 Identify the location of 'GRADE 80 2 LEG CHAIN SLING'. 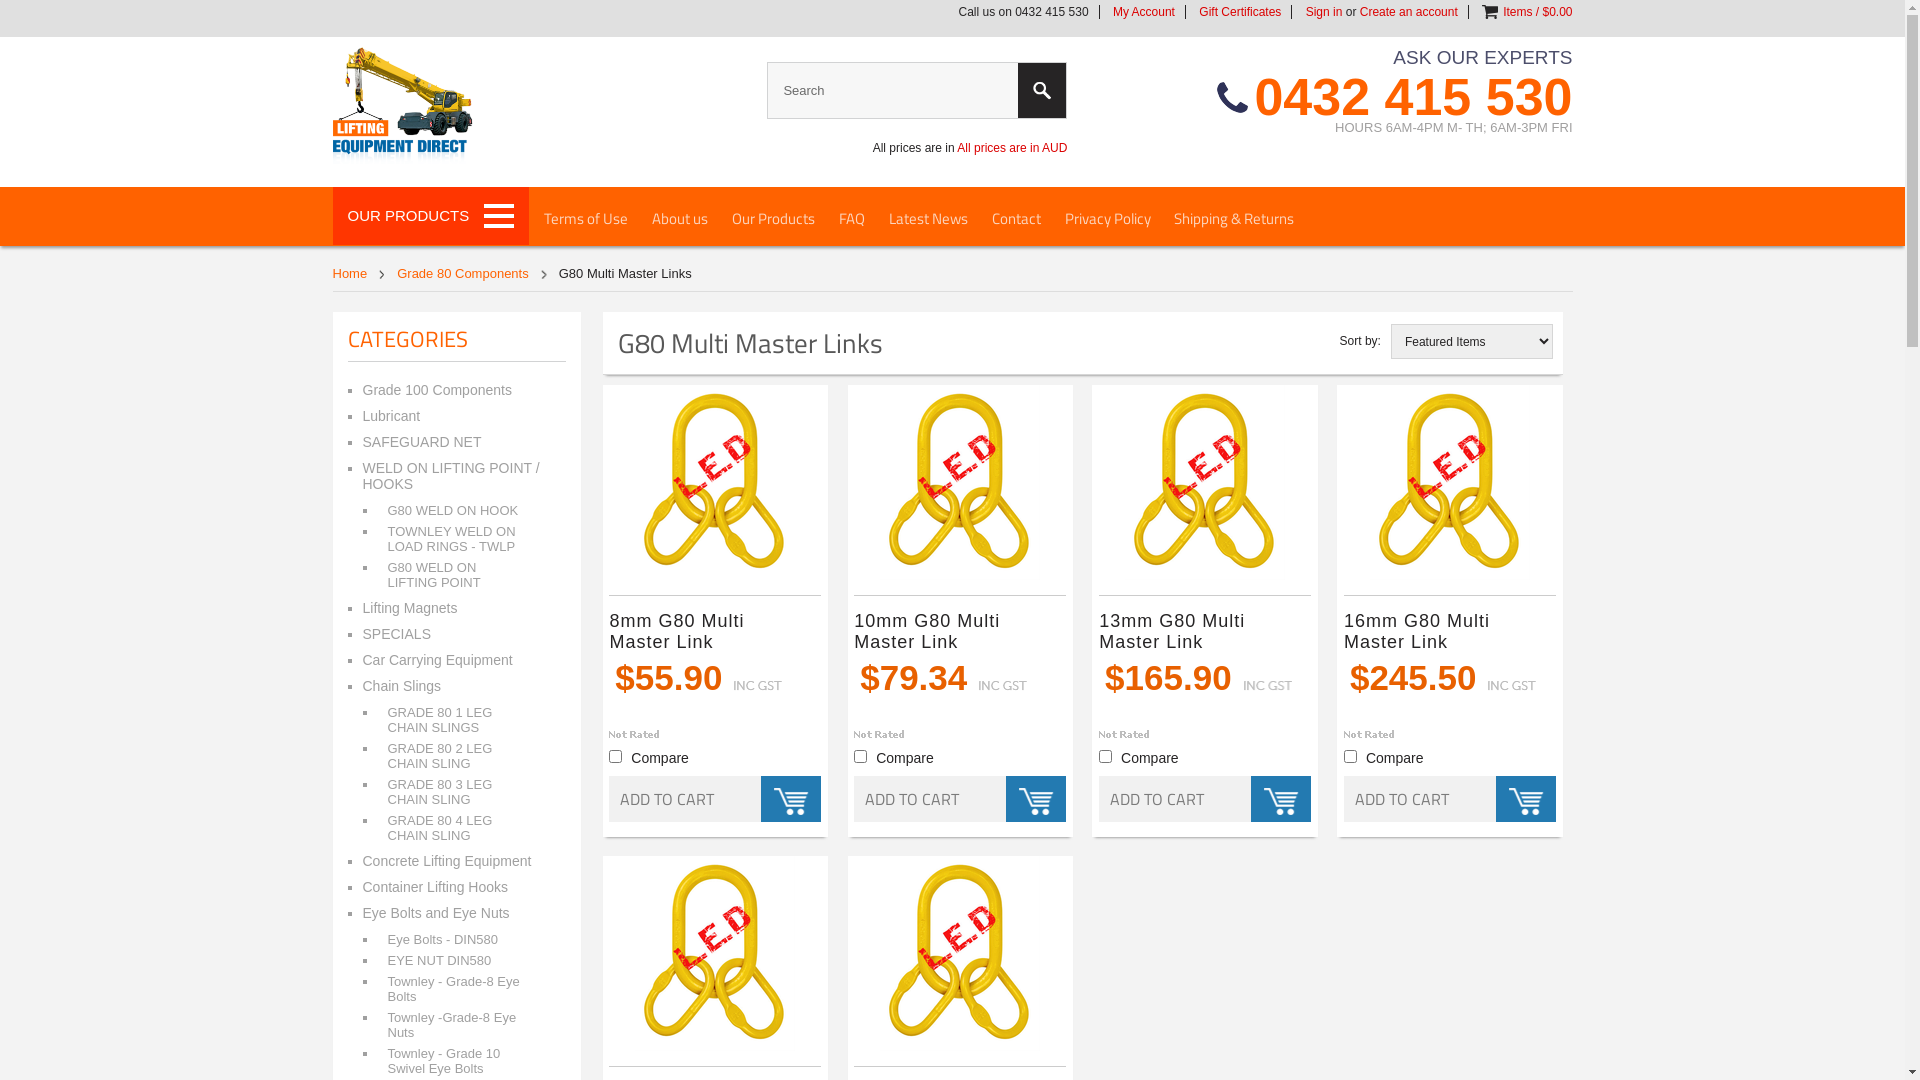
(456, 756).